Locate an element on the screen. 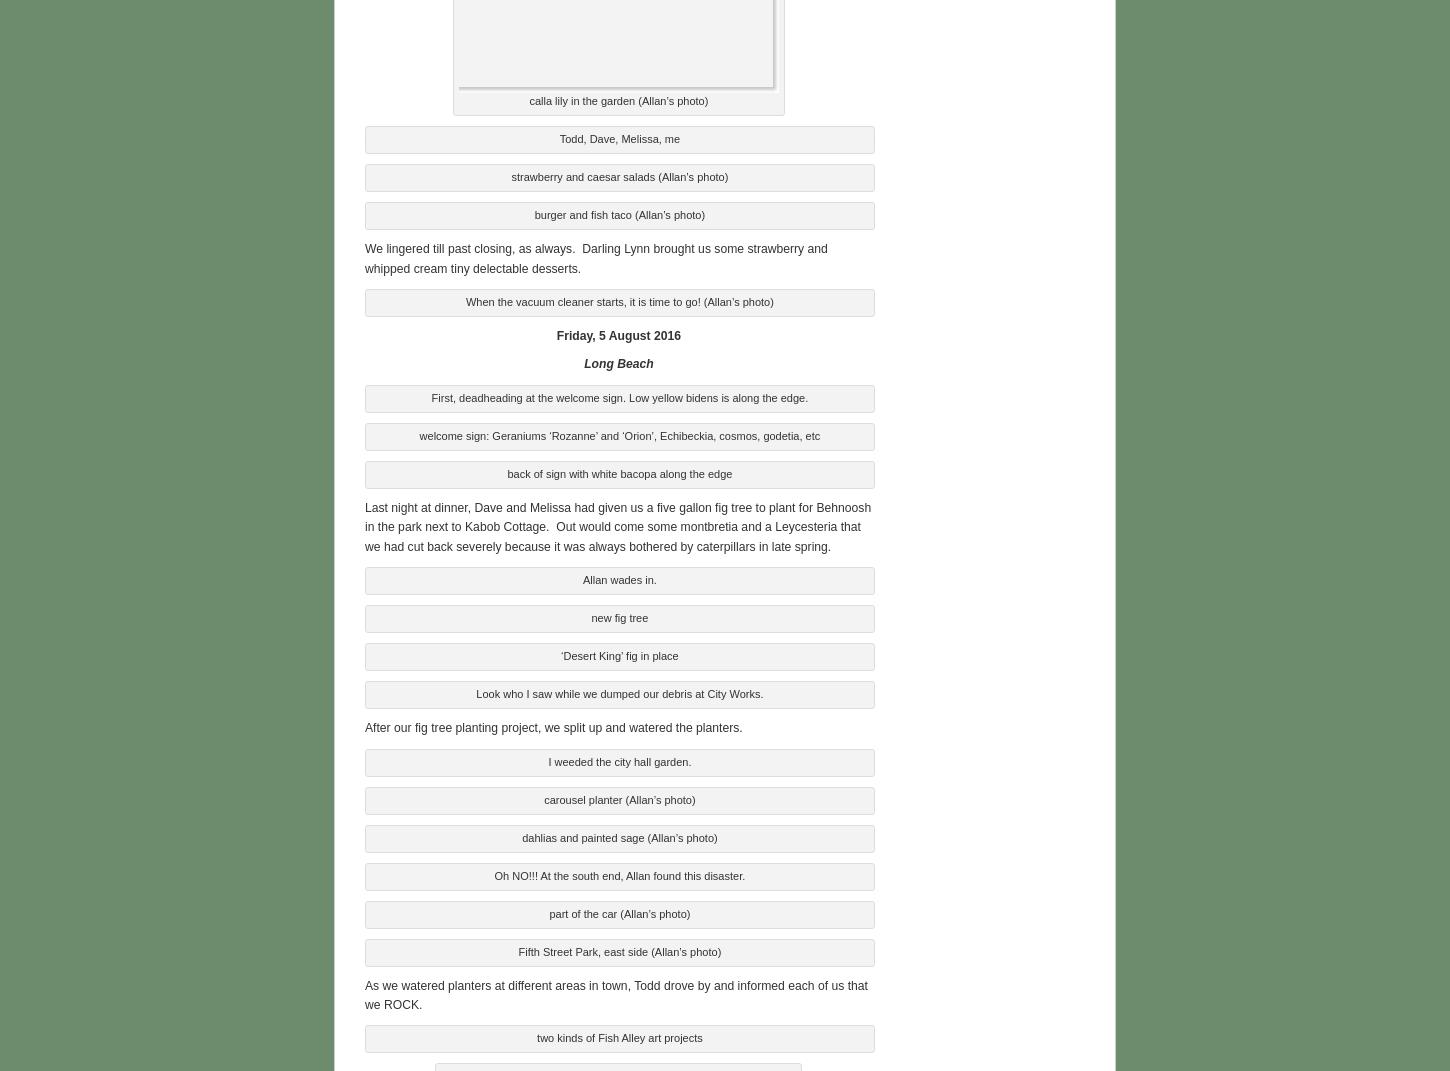 This screenshot has width=1450, height=1071. 'burger and fish taco (Allan’s photo)' is located at coordinates (618, 212).